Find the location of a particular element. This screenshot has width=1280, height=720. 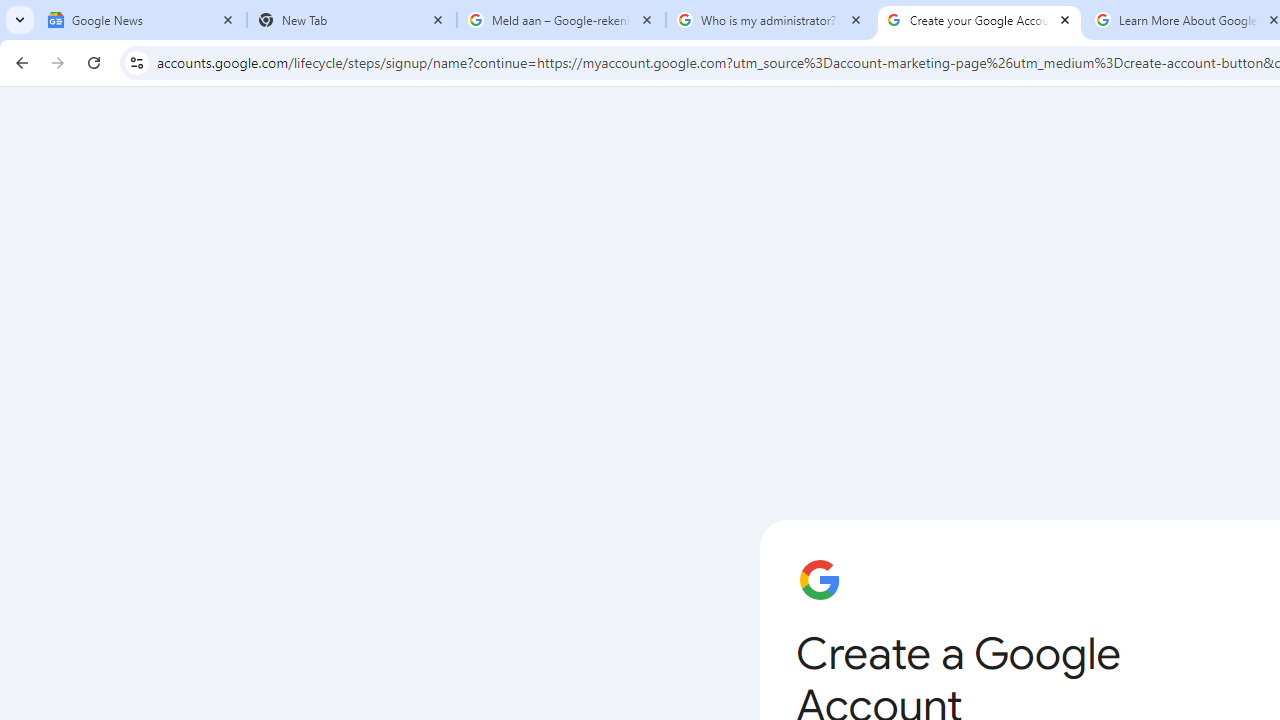

'Who is my administrator? - Google Account Help' is located at coordinates (769, 20).